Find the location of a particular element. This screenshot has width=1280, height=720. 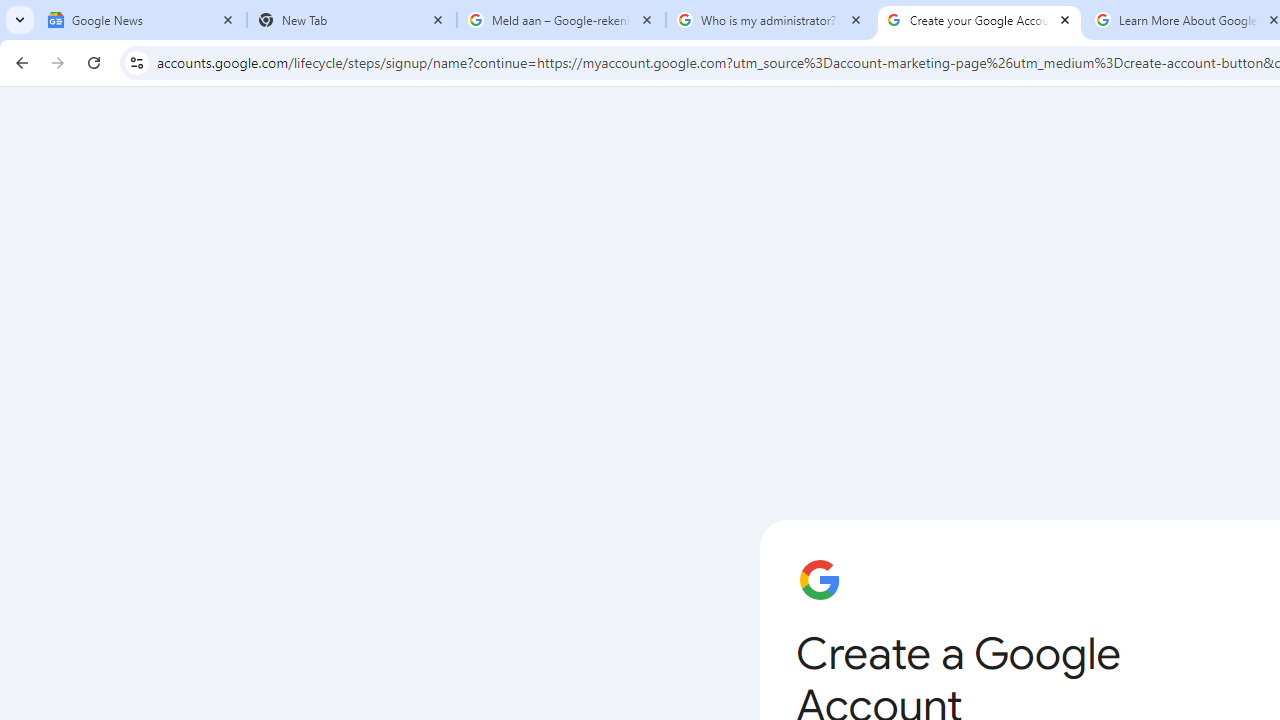

'Who is my administrator? - Google Account Help' is located at coordinates (769, 20).